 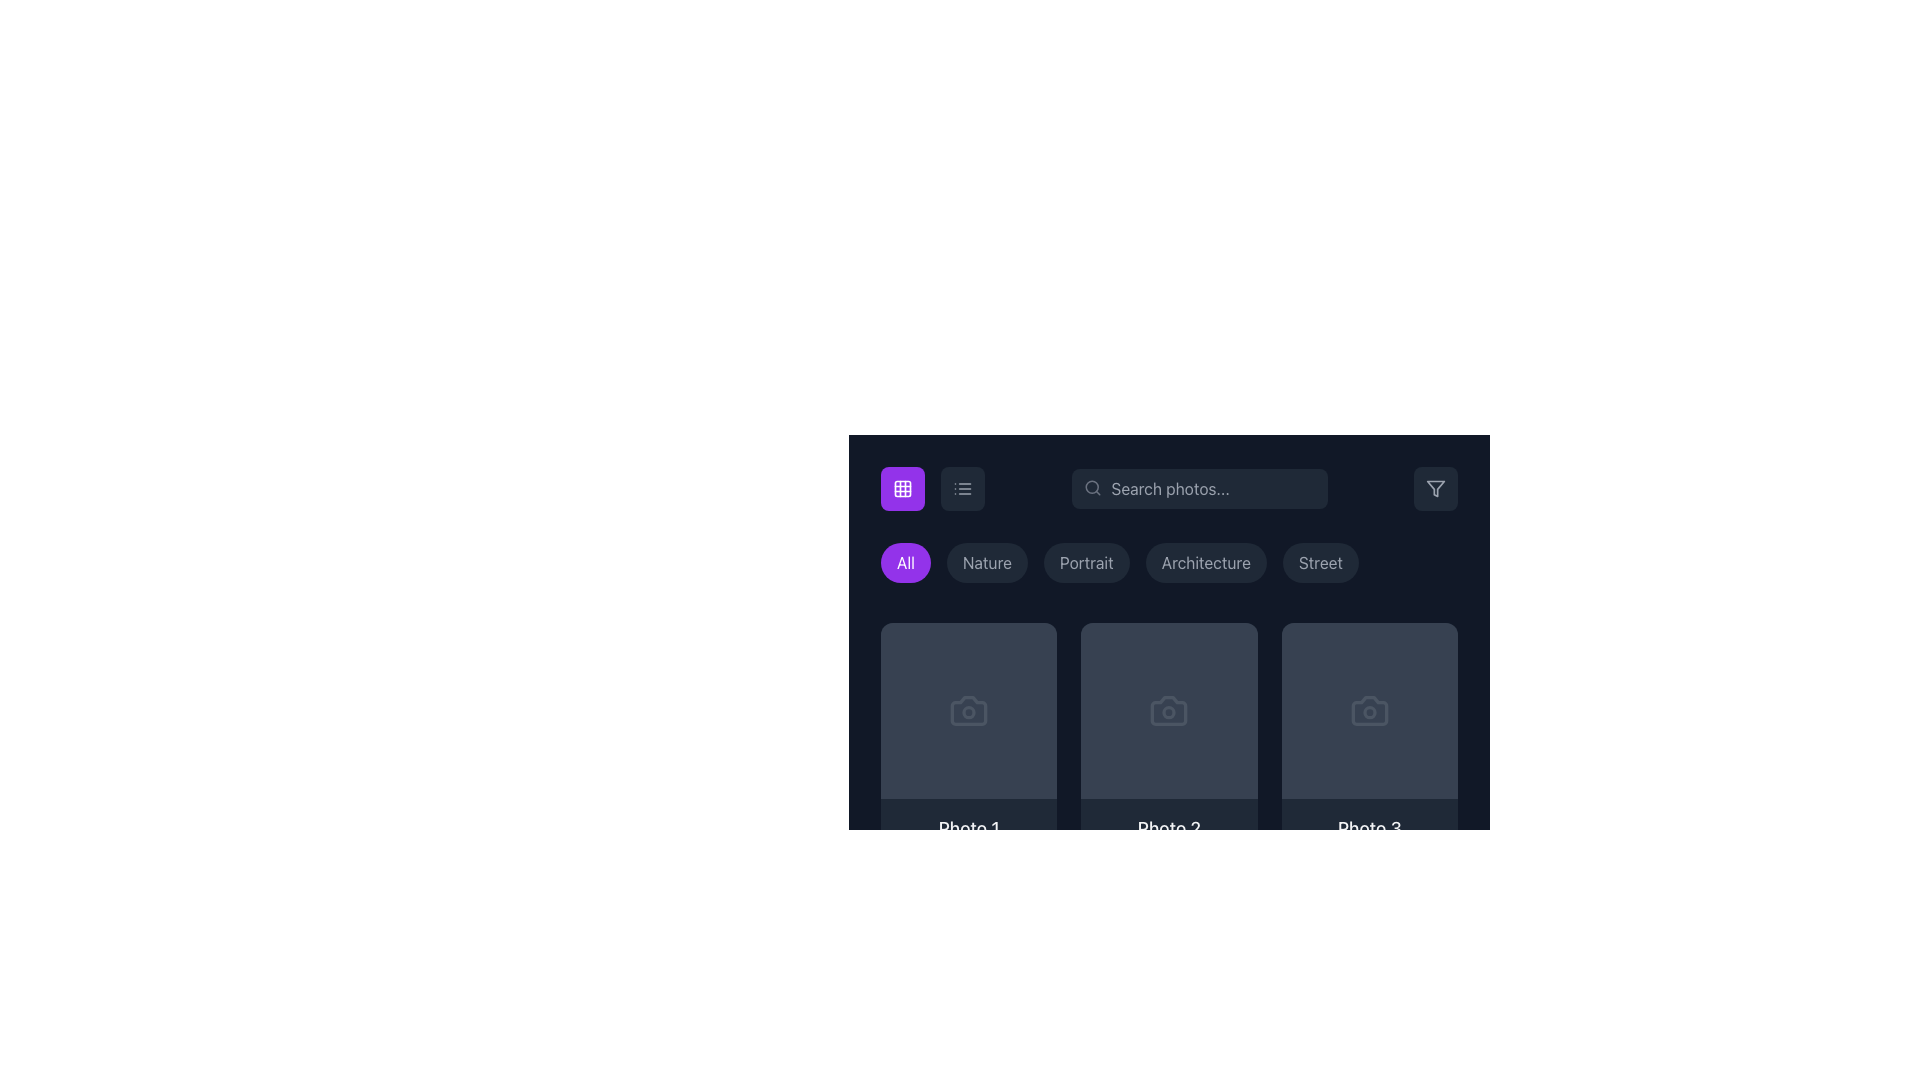 I want to click on the search input box styled with rounded corners and gray color tones, which includes placeholder text 'Search photos...' and a magnifying glass icon, so click(x=1199, y=489).